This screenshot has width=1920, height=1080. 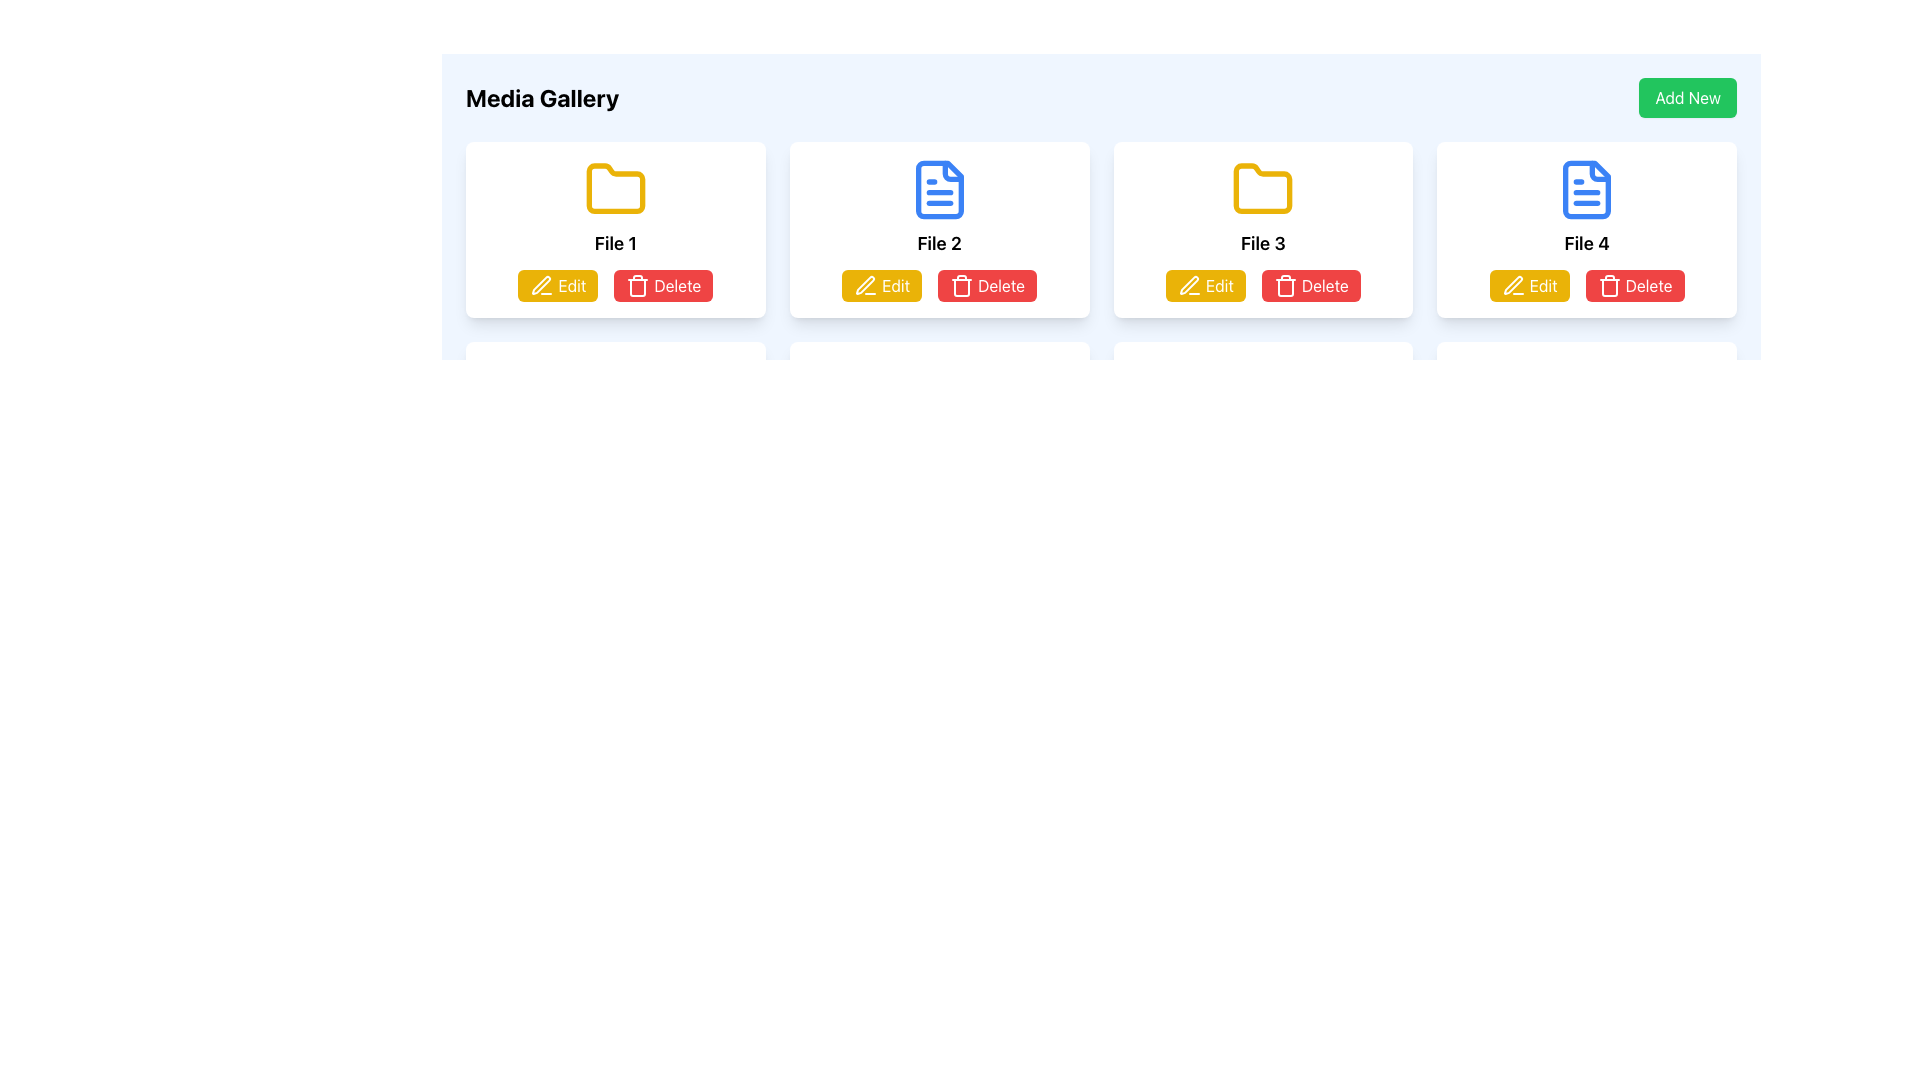 What do you see at coordinates (1310, 285) in the screenshot?
I see `the 'Delete' button with a red background and white text, featuring a trash bin icon, located at the bottom right of the third card in the grid` at bounding box center [1310, 285].